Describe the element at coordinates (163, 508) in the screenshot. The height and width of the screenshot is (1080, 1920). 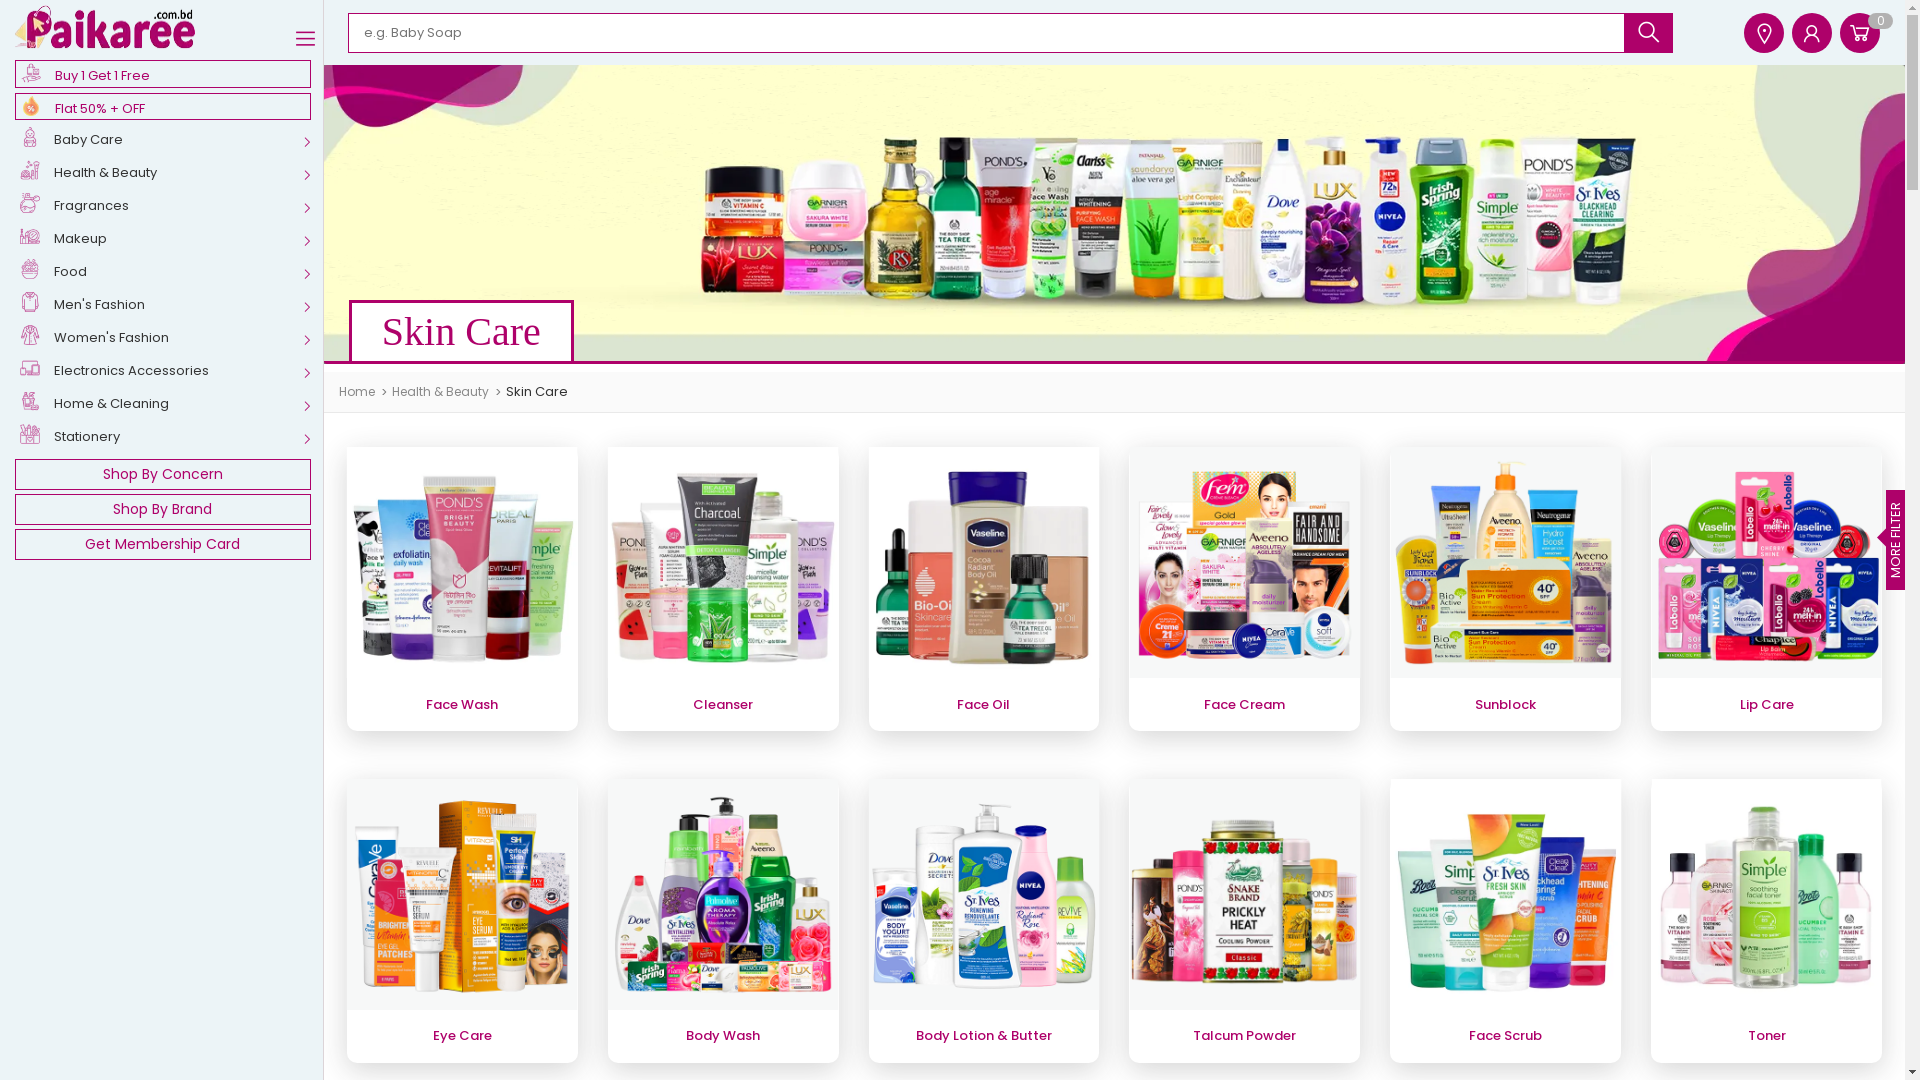
I see `'Shop By Brand'` at that location.